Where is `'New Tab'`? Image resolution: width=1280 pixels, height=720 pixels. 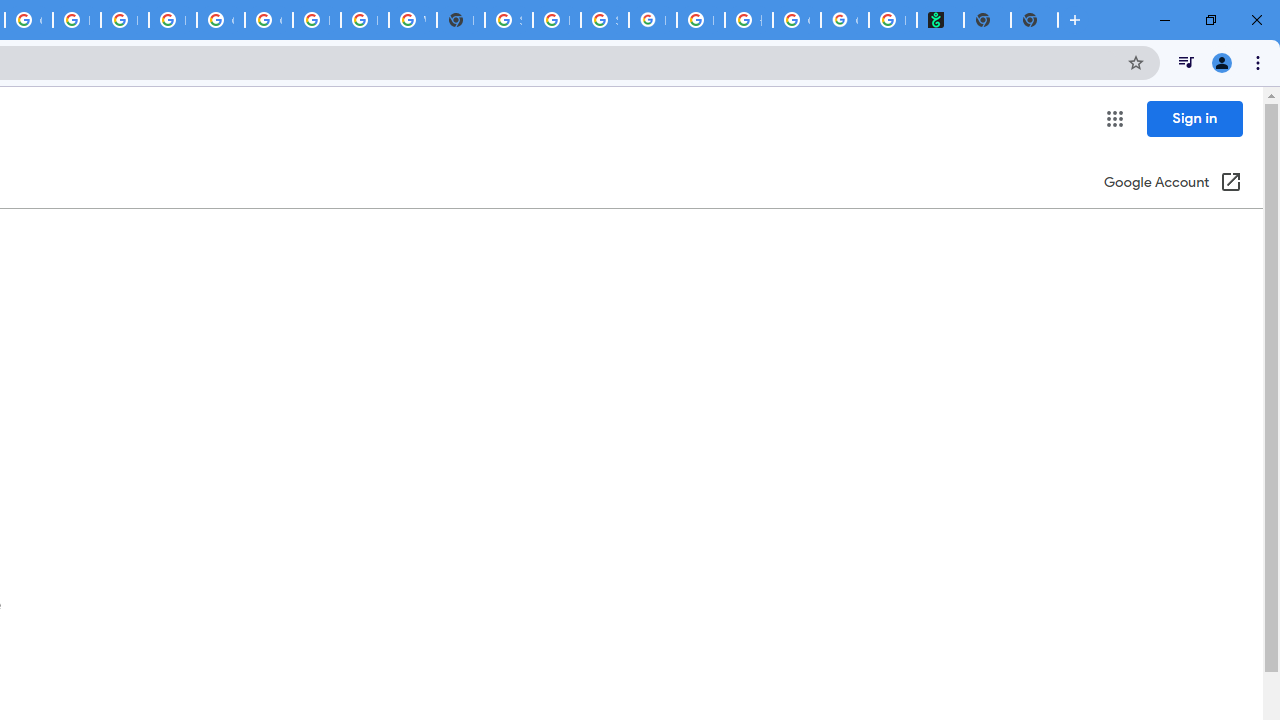
'New Tab' is located at coordinates (1034, 20).